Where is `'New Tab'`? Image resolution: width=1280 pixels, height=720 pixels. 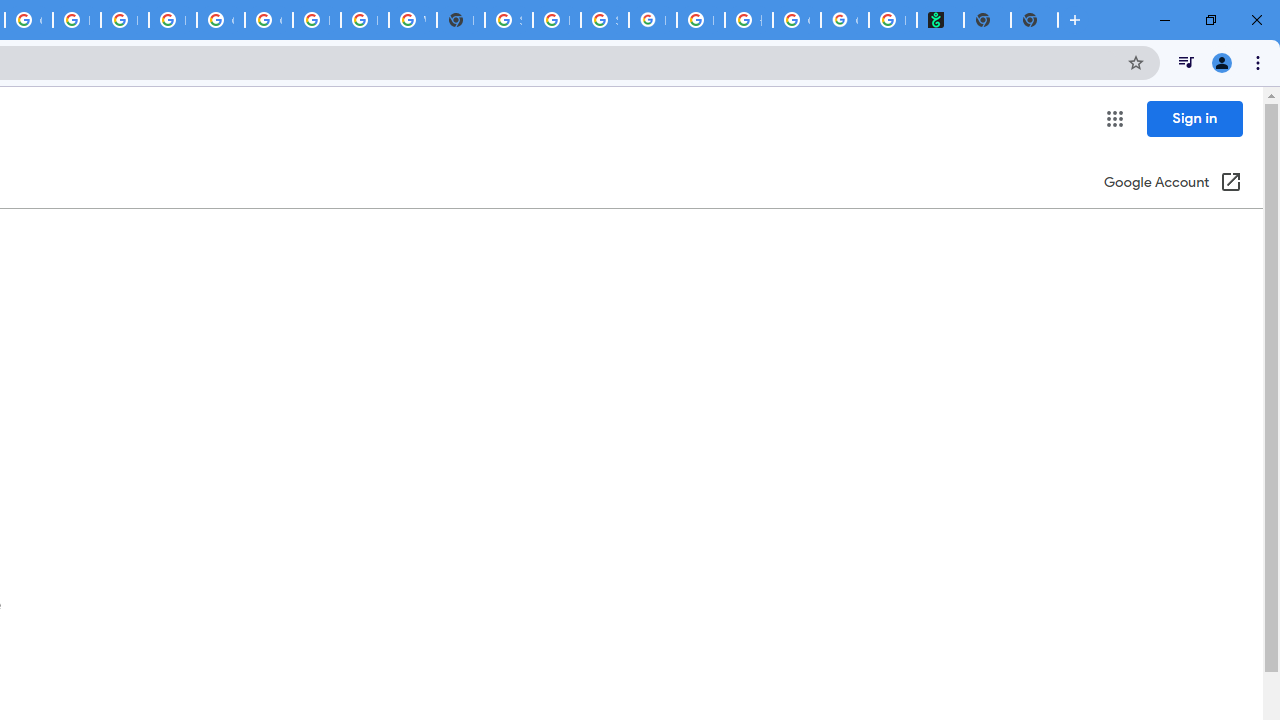
'New Tab' is located at coordinates (1034, 20).